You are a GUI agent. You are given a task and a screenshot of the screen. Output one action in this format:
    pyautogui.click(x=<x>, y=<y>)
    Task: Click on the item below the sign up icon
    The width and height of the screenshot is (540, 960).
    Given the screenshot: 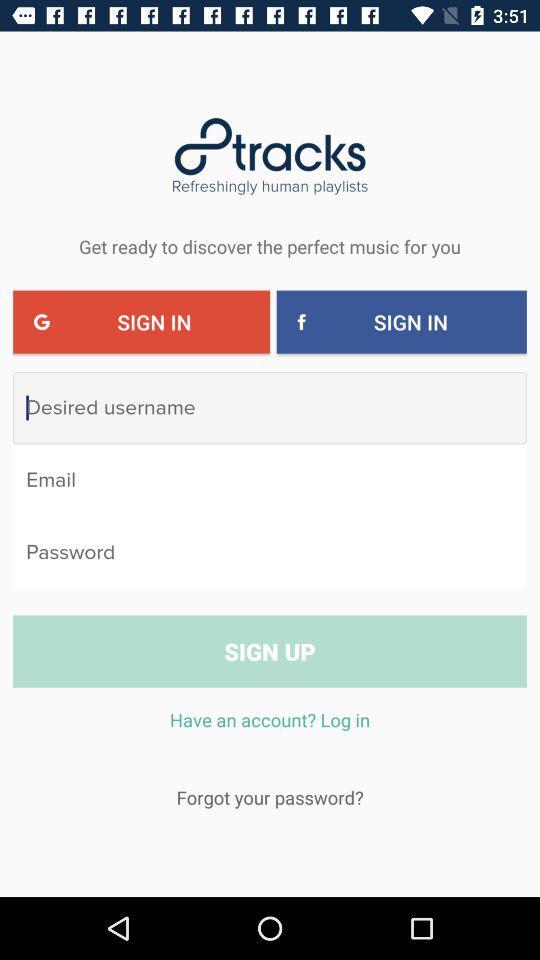 What is the action you would take?
    pyautogui.click(x=270, y=728)
    